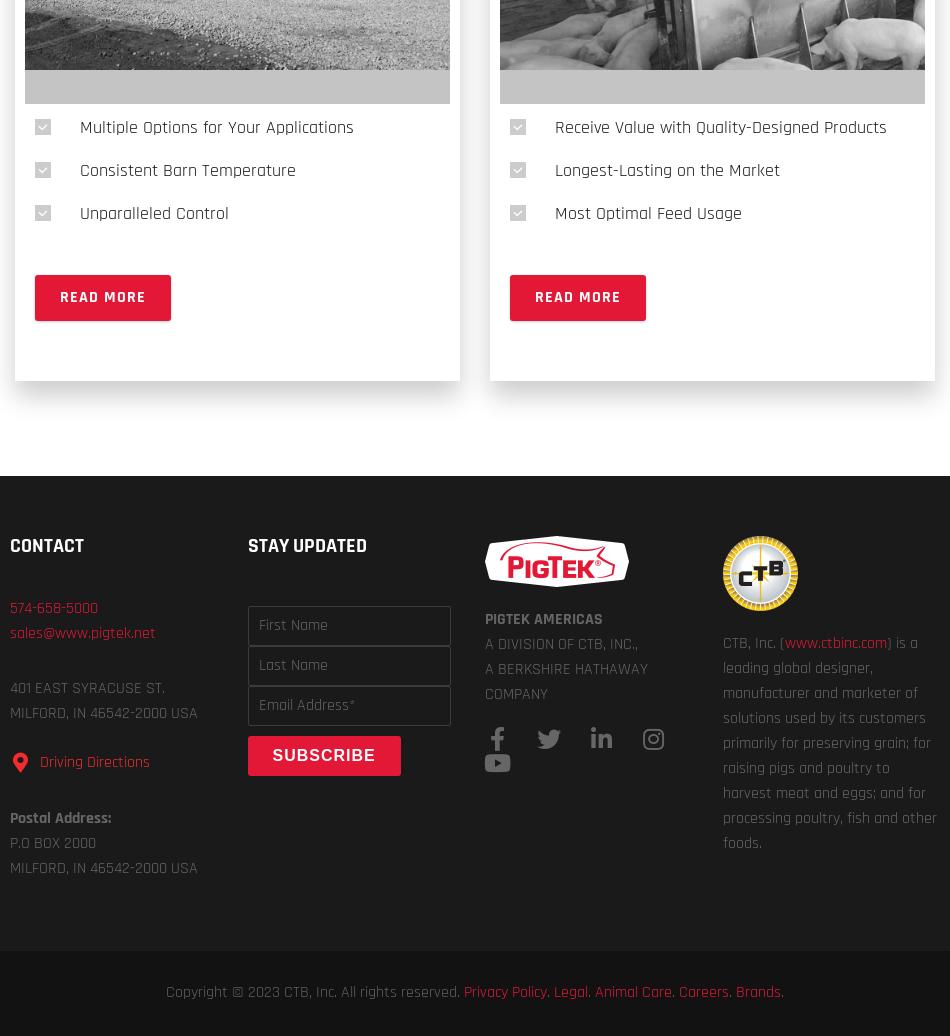 Image resolution: width=950 pixels, height=1036 pixels. Describe the element at coordinates (305, 545) in the screenshot. I see `'Stay Updated'` at that location.